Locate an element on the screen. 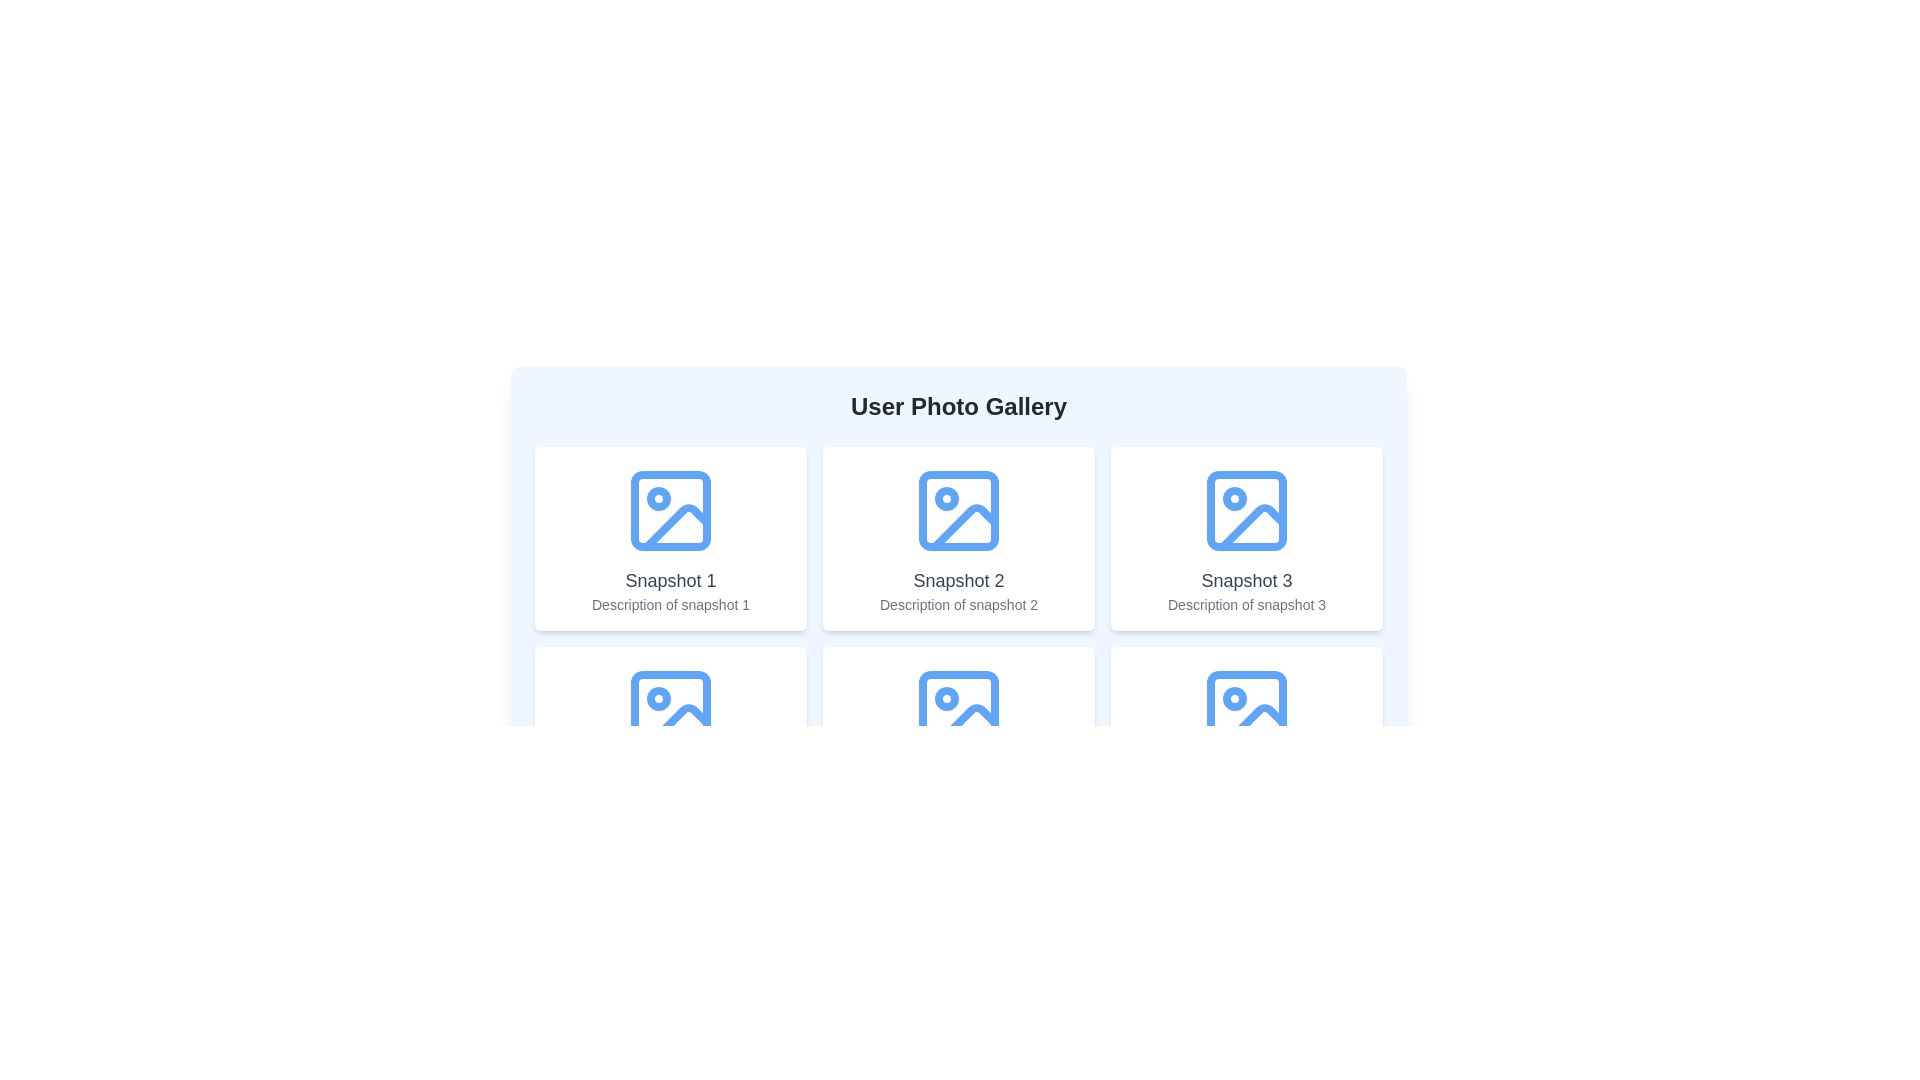 The image size is (1920, 1080). the blue rounded rectangle inside the image icon representing a gallery item in the second row, first column under 'Snapshot 1' is located at coordinates (671, 709).